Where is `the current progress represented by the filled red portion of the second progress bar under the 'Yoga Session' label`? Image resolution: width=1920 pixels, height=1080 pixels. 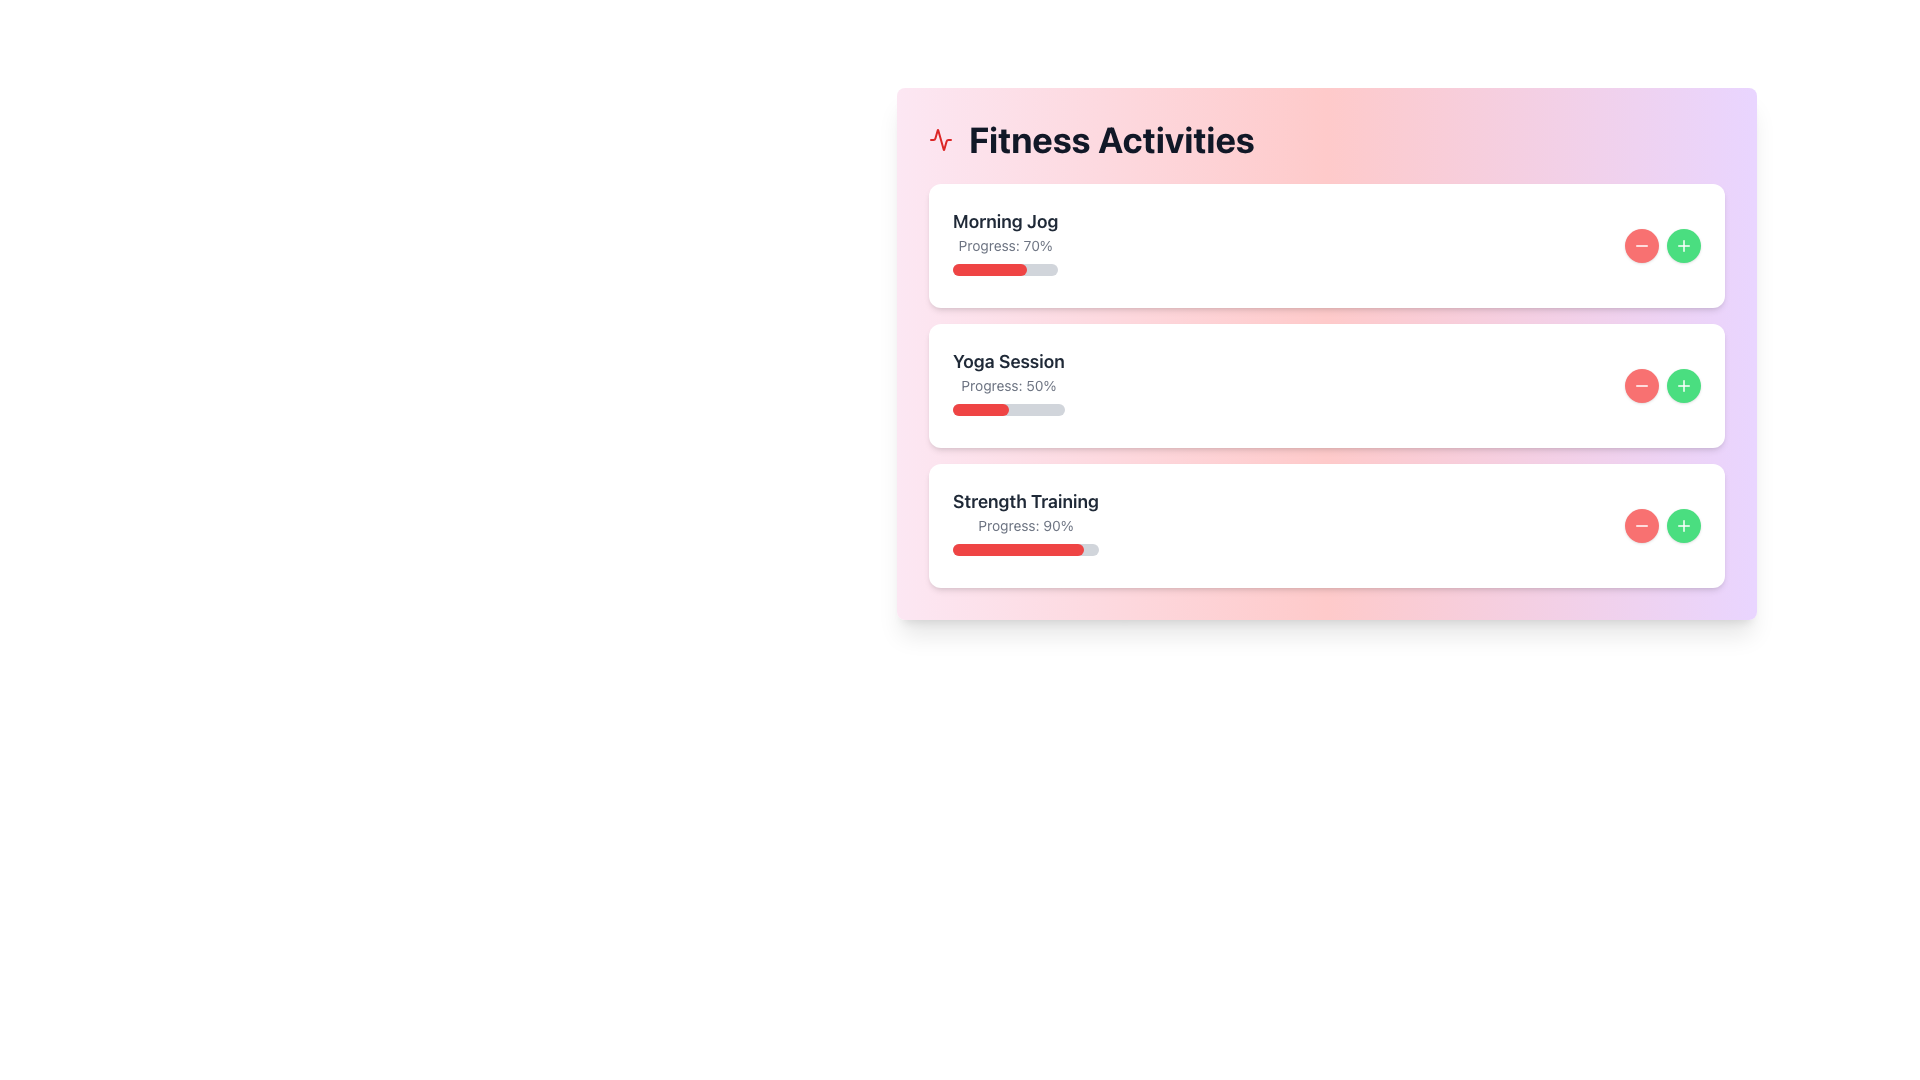 the current progress represented by the filled red portion of the second progress bar under the 'Yoga Session' label is located at coordinates (980, 408).